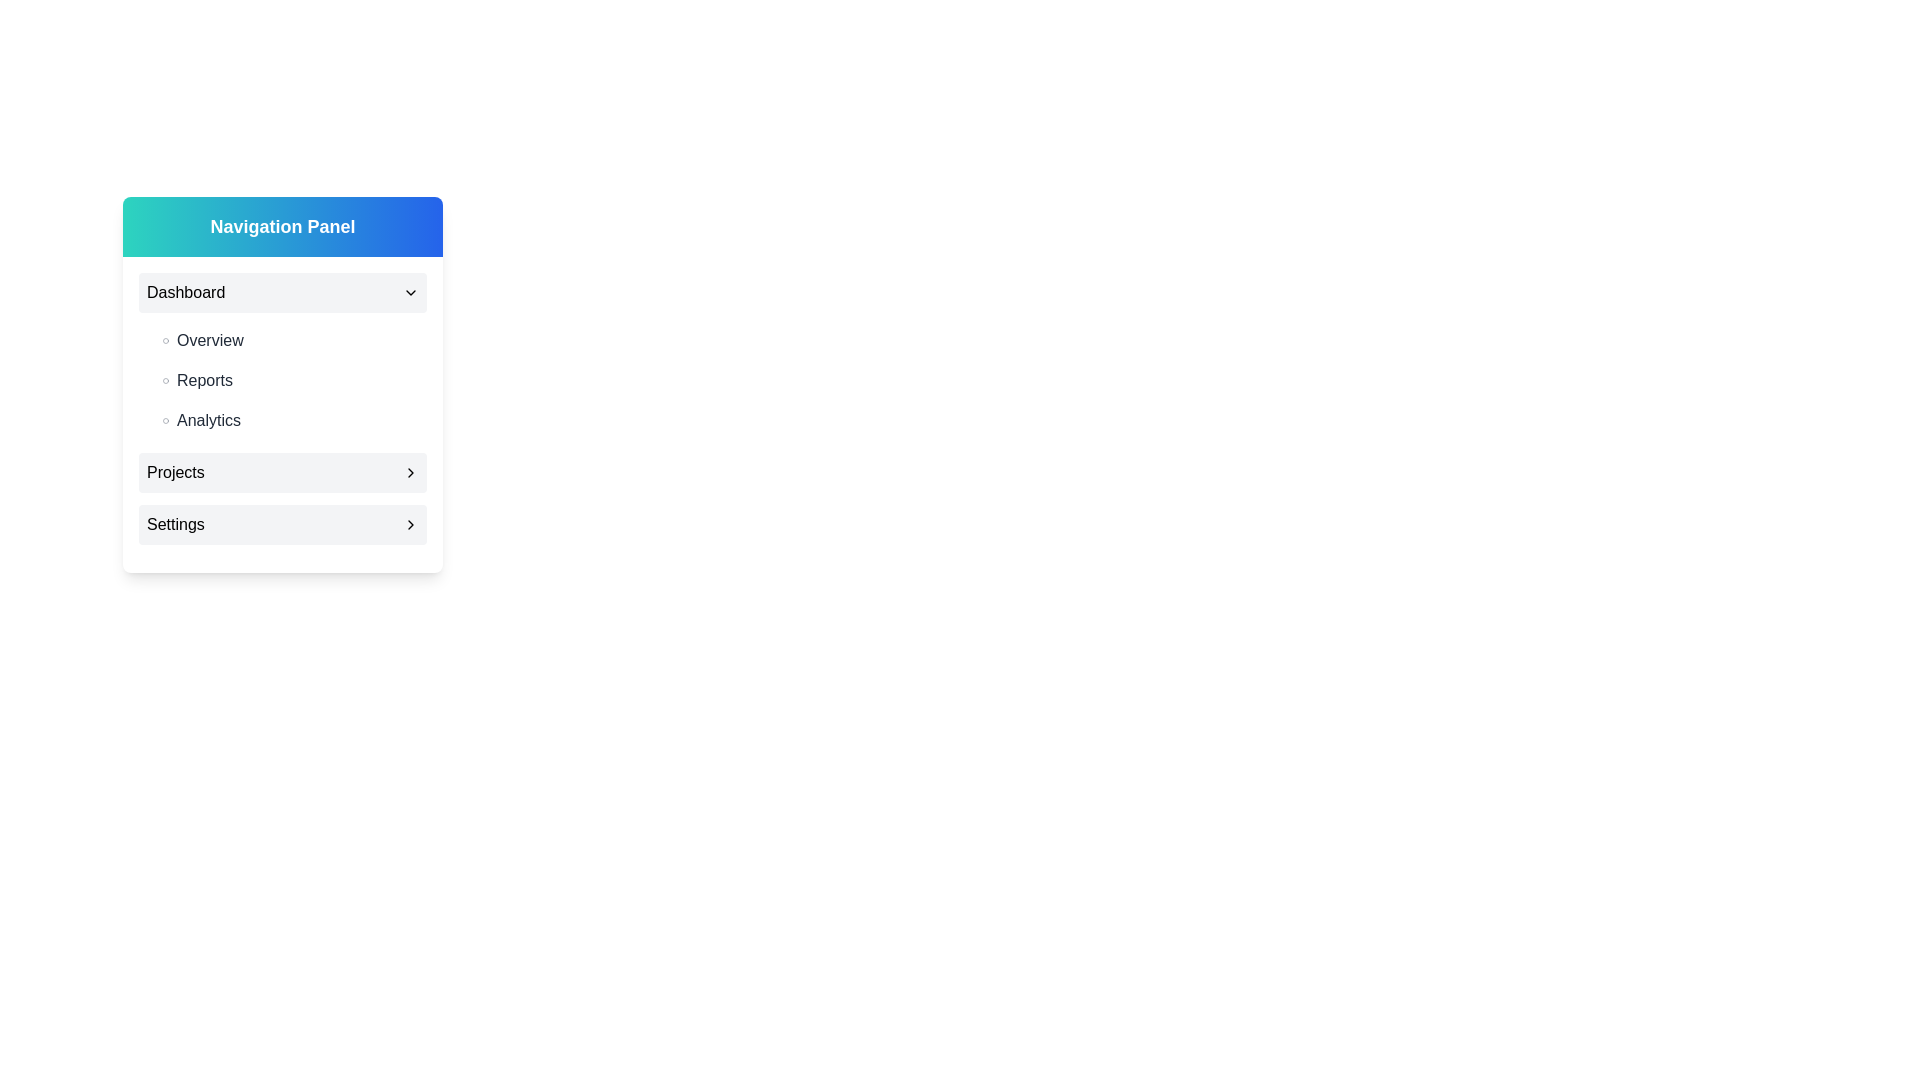 The height and width of the screenshot is (1080, 1920). I want to click on the 'Reports' text label in the 'Dashboard' dropdown of the left-side navigation menu, so click(205, 381).